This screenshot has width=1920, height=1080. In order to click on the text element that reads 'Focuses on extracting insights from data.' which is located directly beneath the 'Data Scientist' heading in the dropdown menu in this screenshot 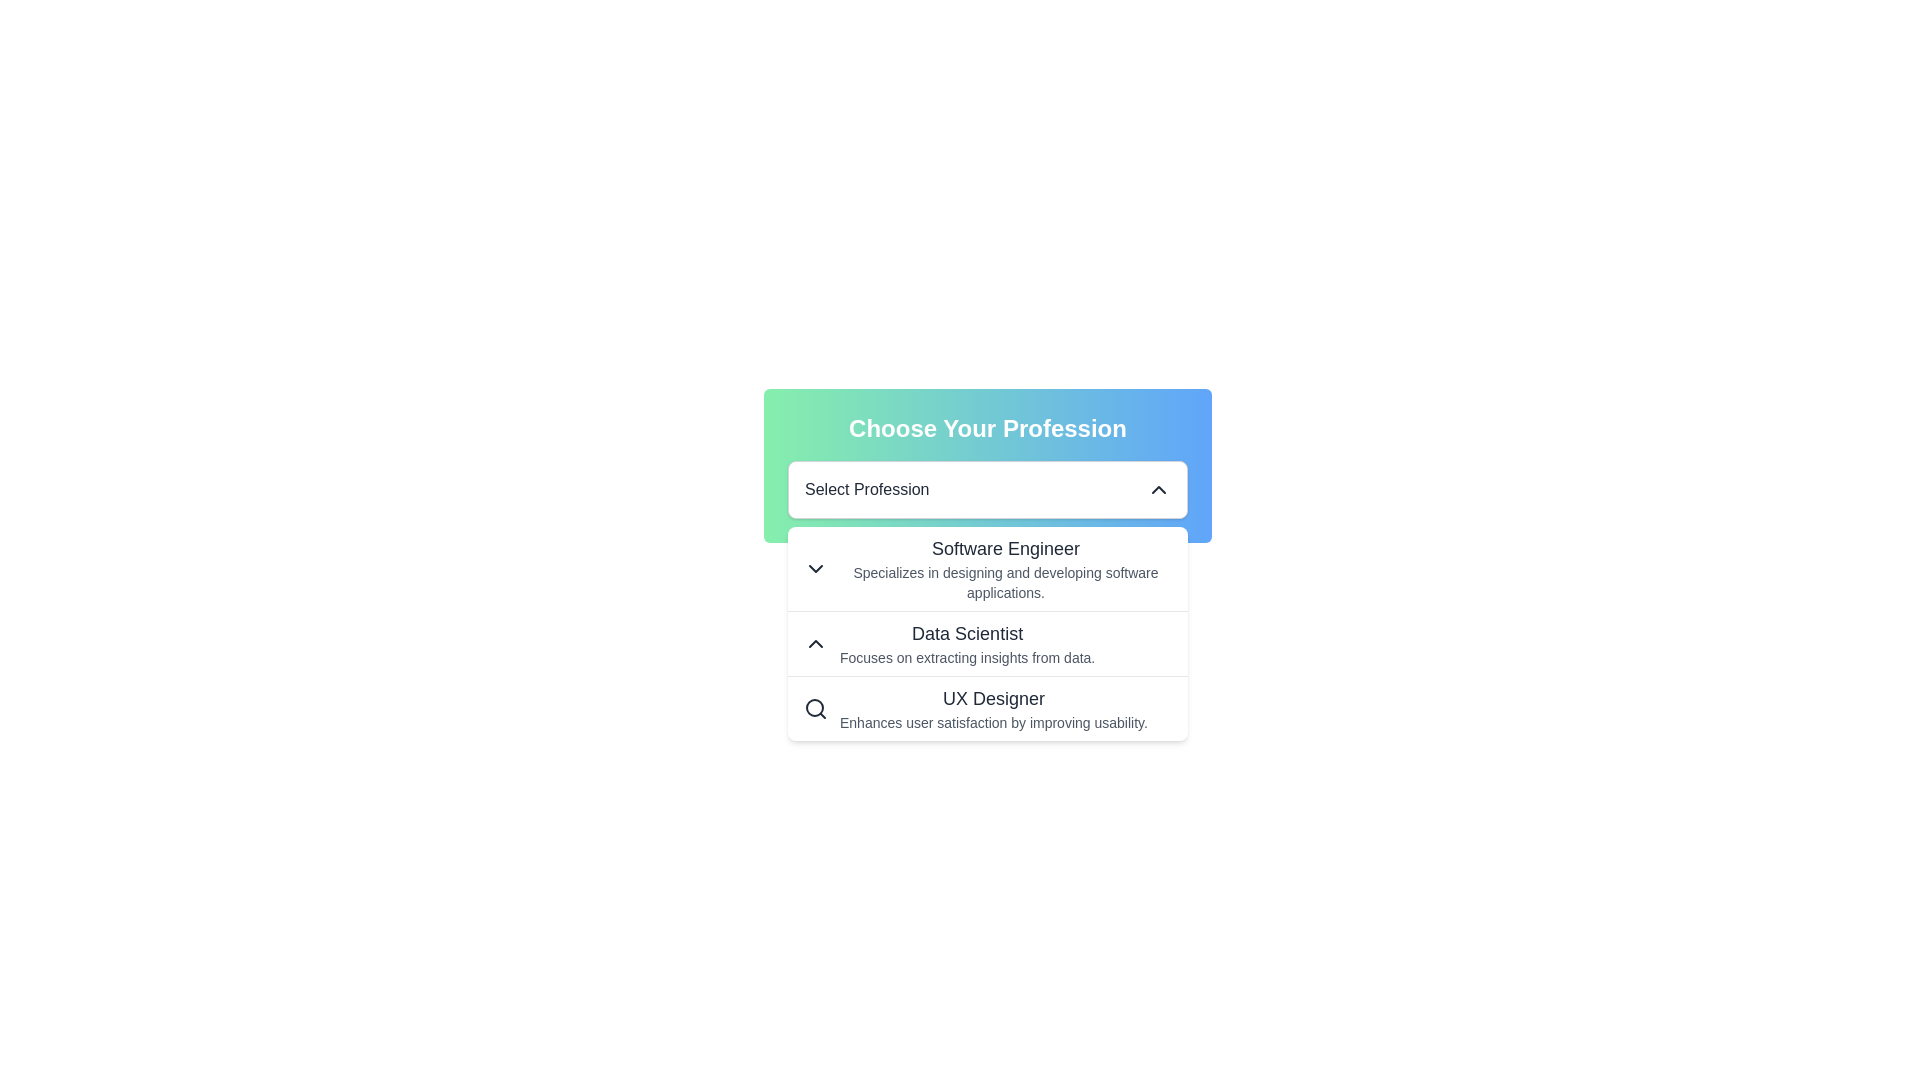, I will do `click(967, 658)`.